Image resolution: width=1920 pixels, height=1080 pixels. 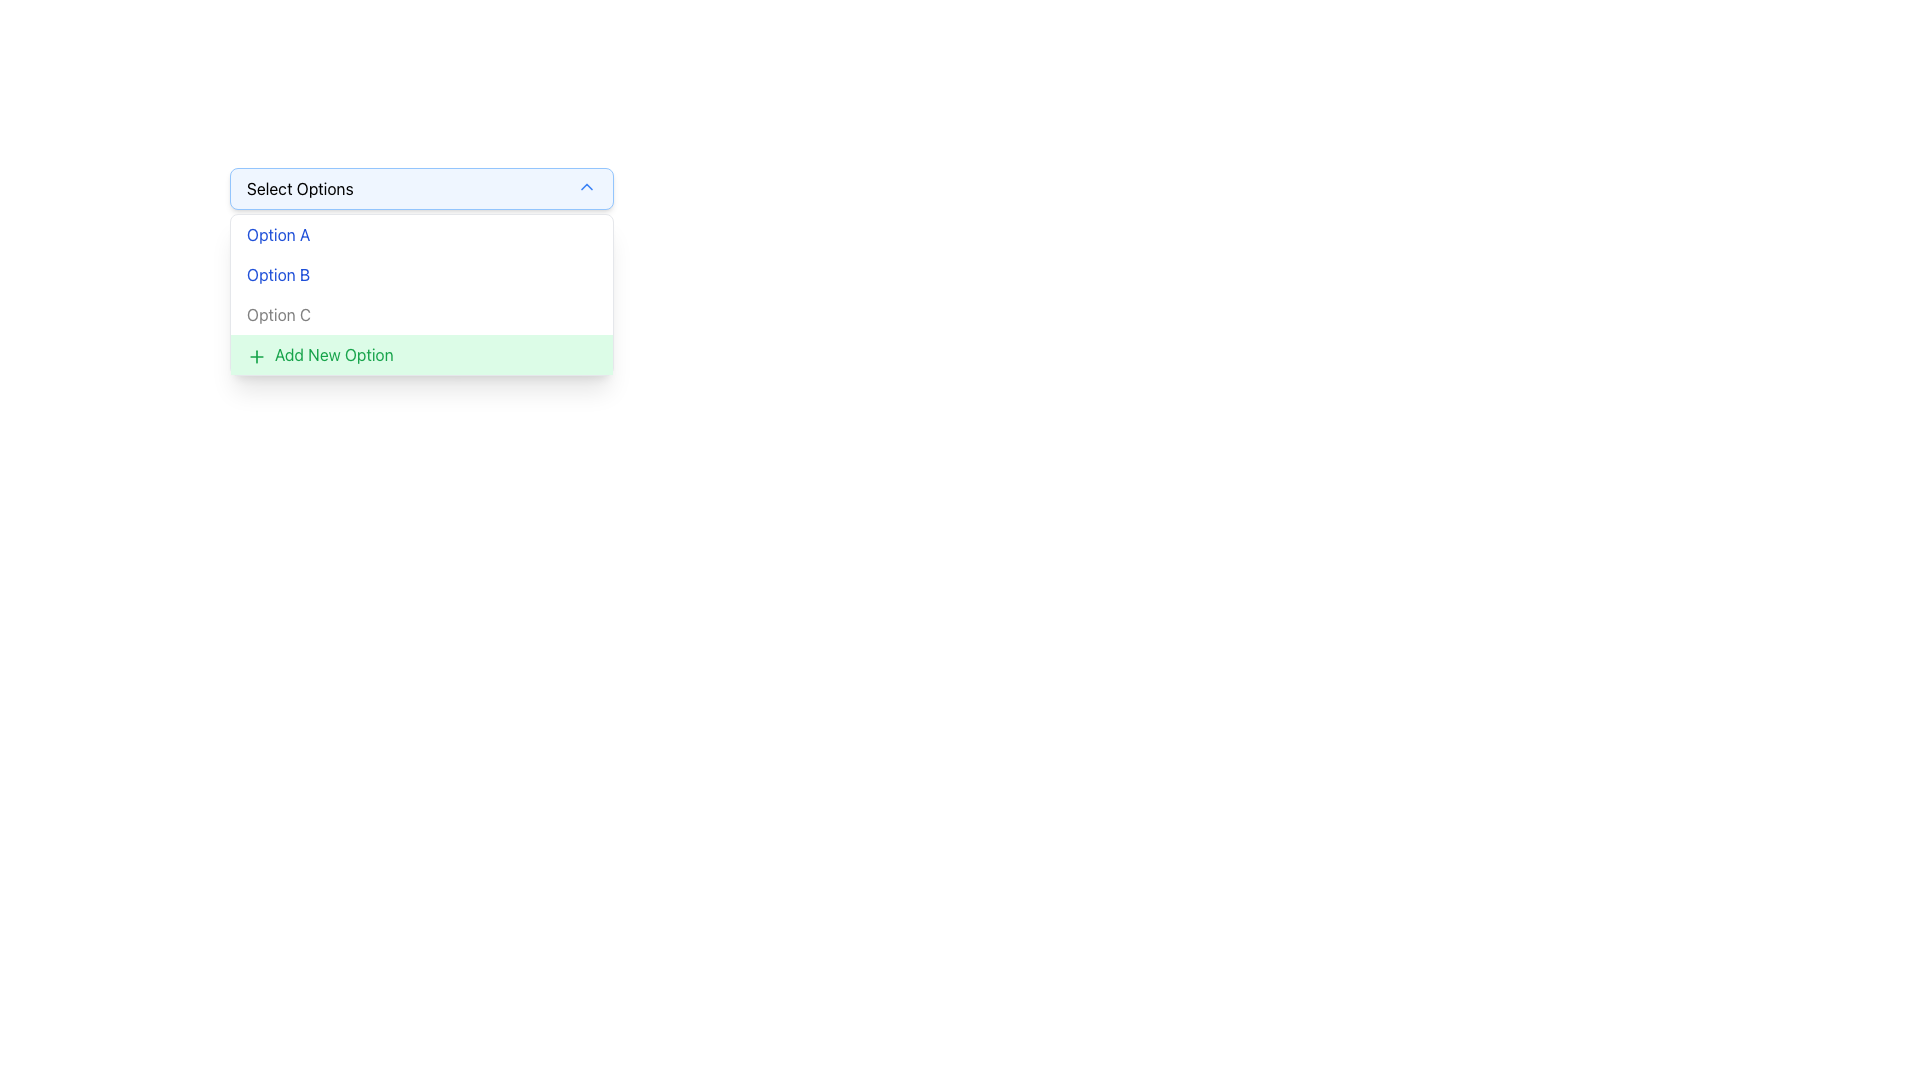 What do you see at coordinates (585, 186) in the screenshot?
I see `the chevron icon located at the upper-right corner of the 'Select Options' dropdown menu` at bounding box center [585, 186].